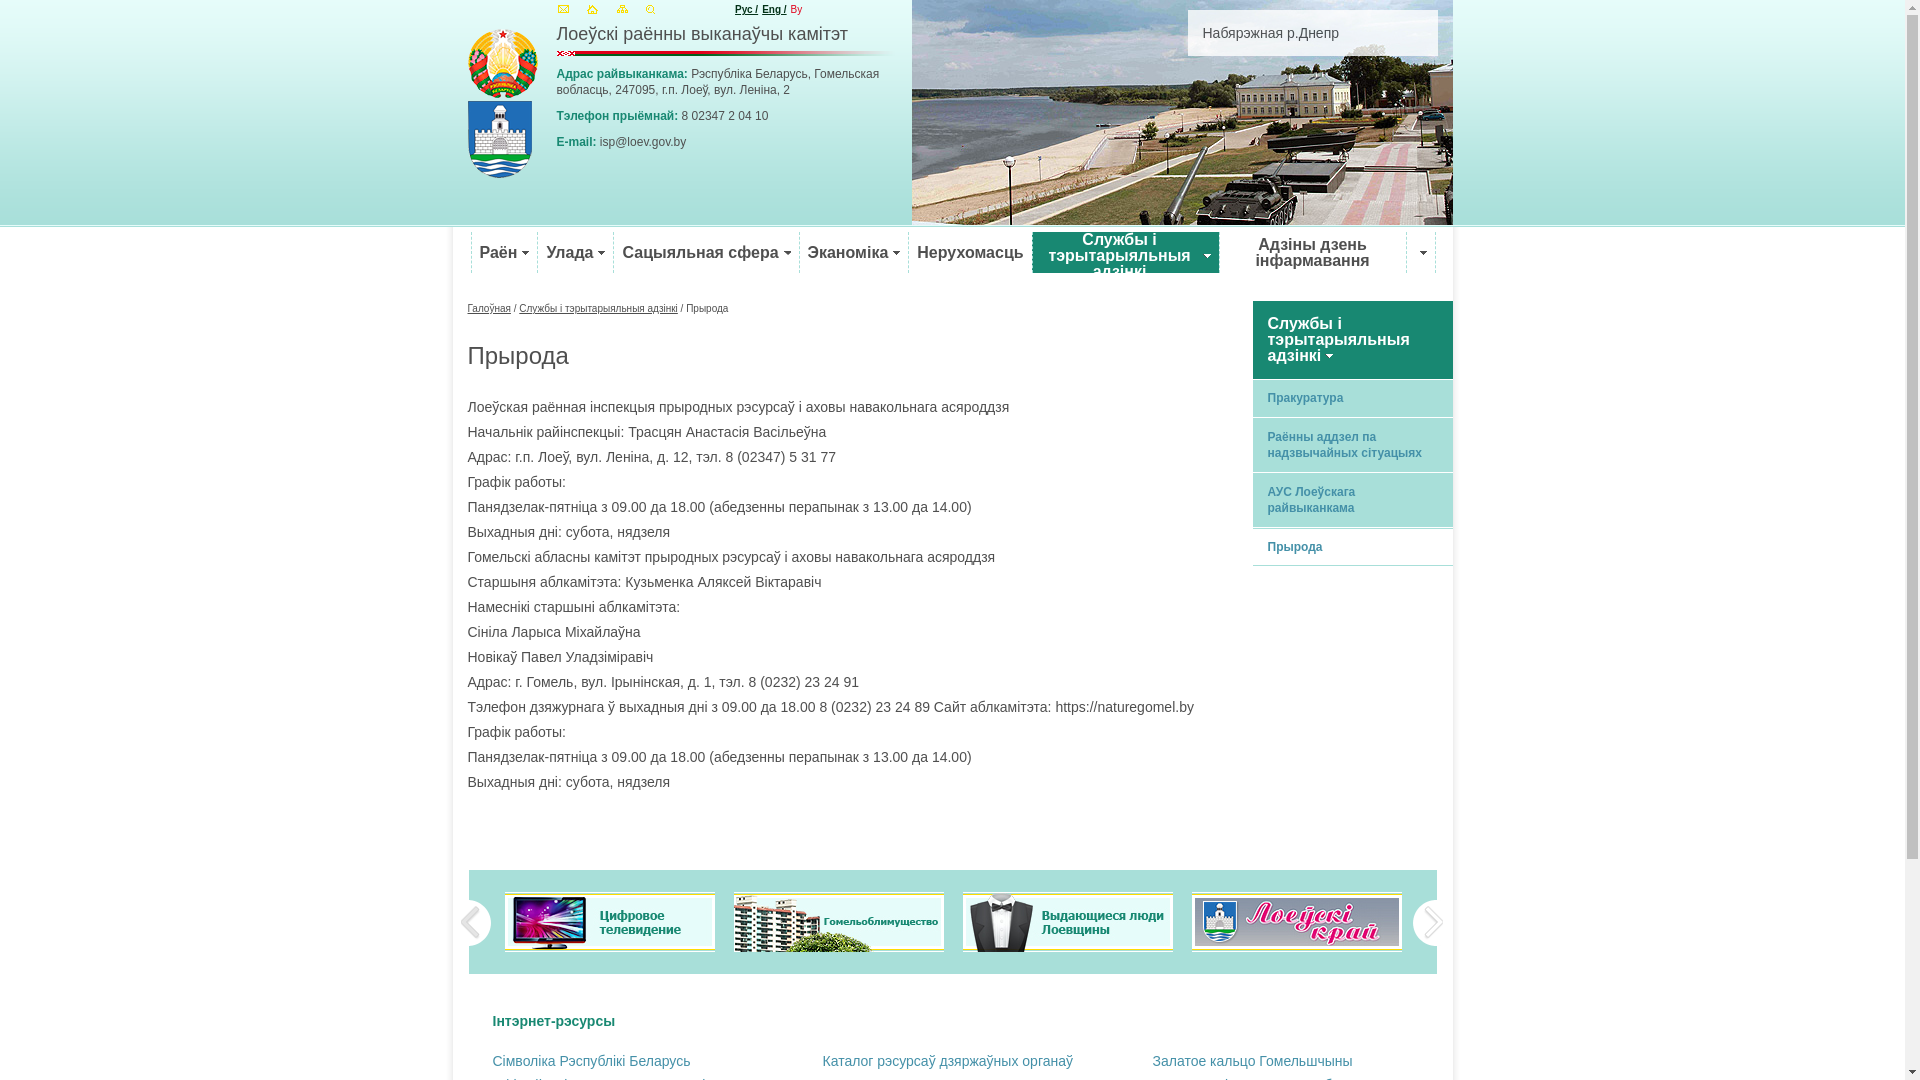  I want to click on 'isp@loev.gov.by', so click(643, 141).